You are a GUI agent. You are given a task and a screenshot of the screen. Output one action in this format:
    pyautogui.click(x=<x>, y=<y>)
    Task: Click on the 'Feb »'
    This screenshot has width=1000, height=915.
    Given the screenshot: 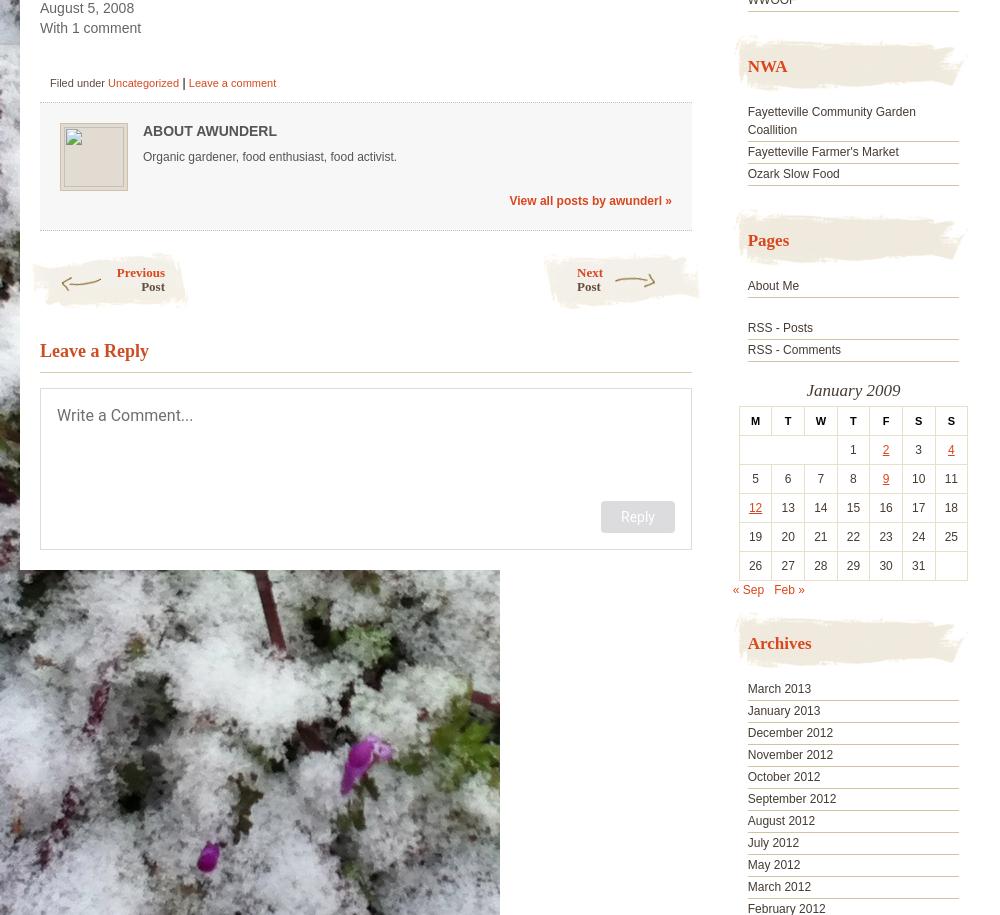 What is the action you would take?
    pyautogui.click(x=789, y=588)
    